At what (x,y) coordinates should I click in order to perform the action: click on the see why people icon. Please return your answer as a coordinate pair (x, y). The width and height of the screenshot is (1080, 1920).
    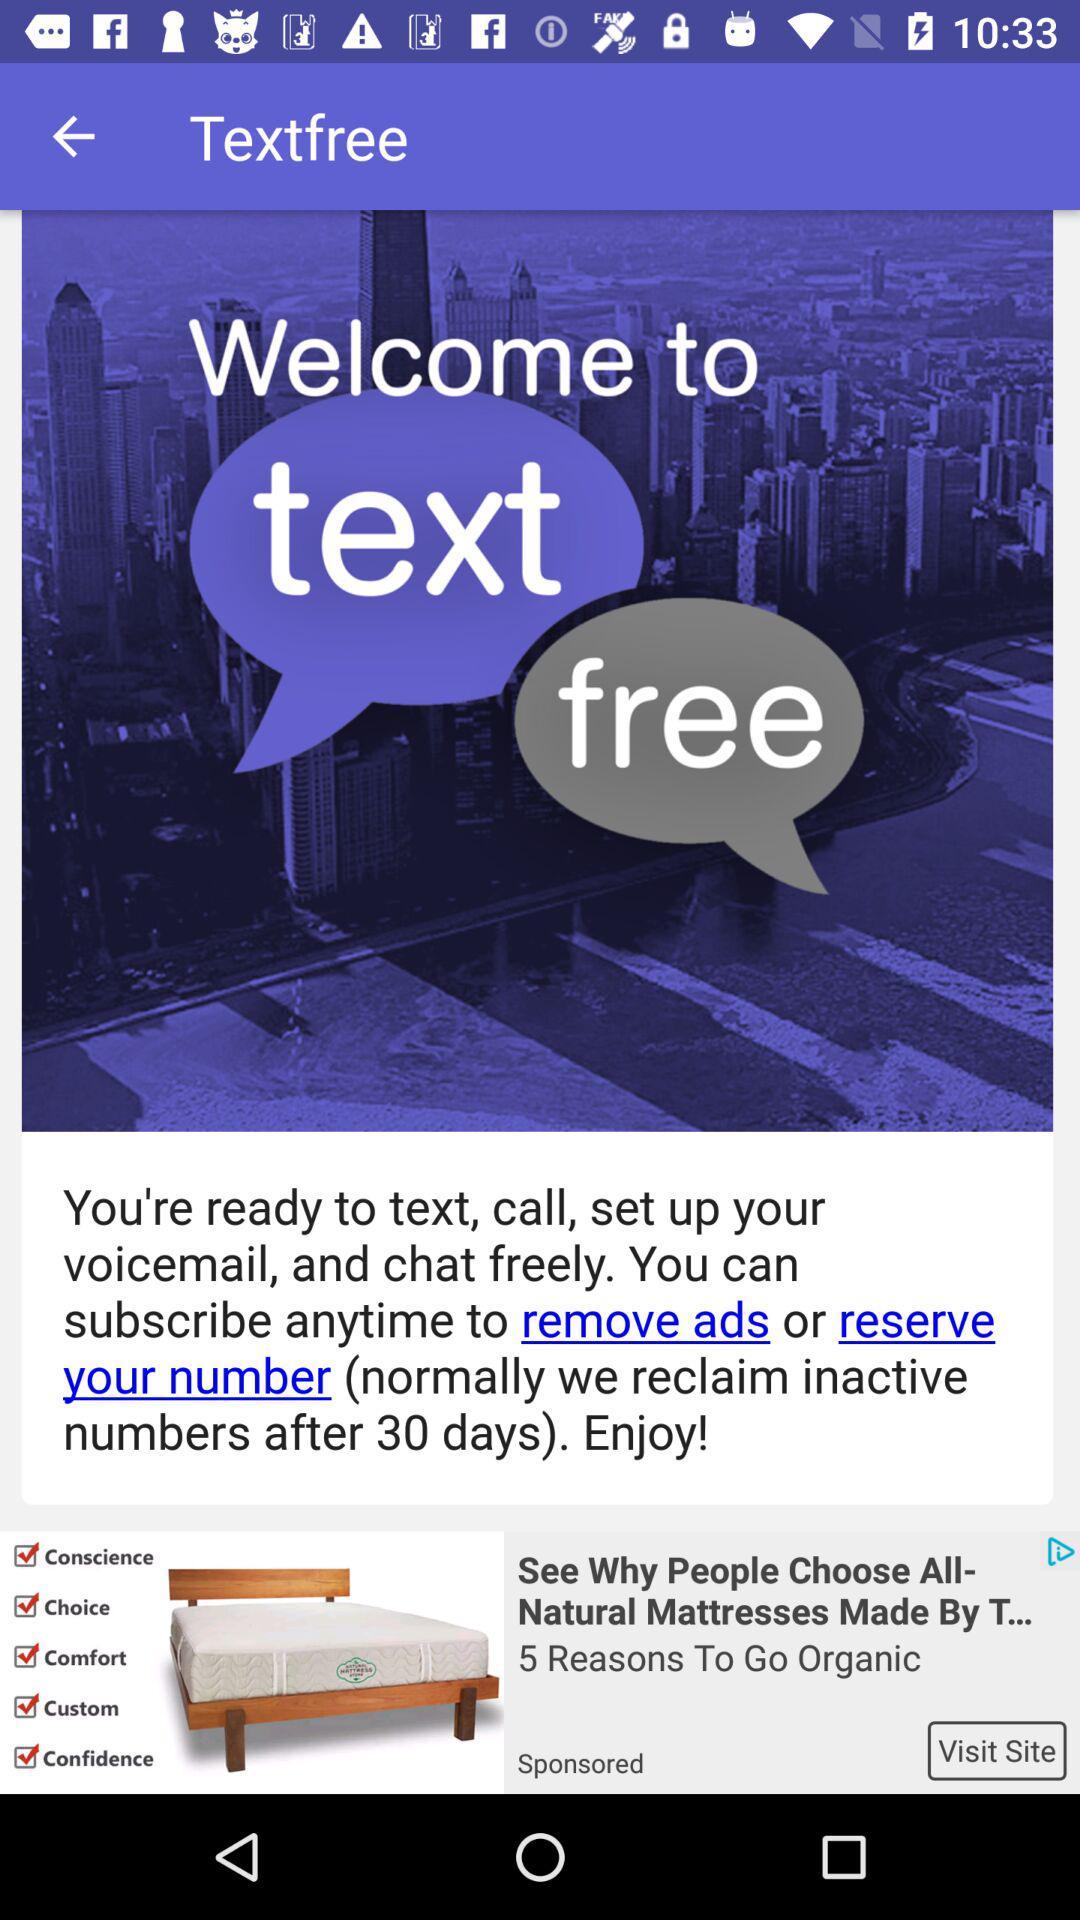
    Looking at the image, I should click on (790, 1587).